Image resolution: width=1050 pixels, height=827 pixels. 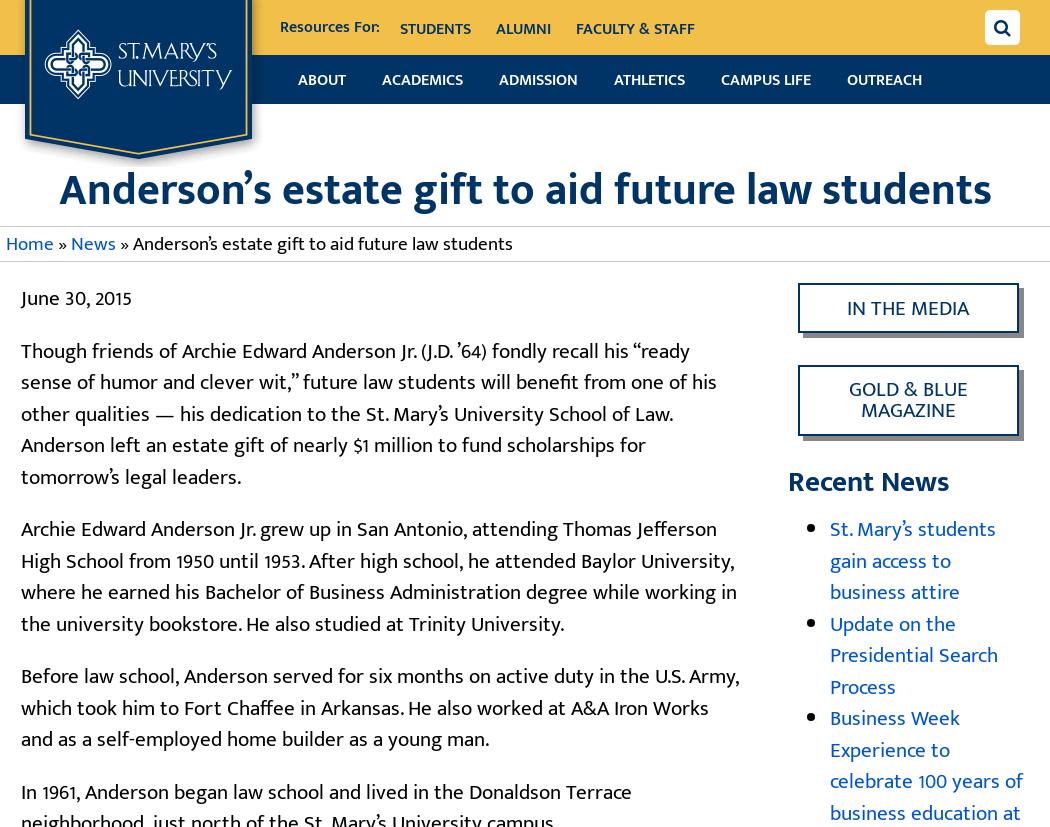 I want to click on 'Alumni', so click(x=522, y=29).